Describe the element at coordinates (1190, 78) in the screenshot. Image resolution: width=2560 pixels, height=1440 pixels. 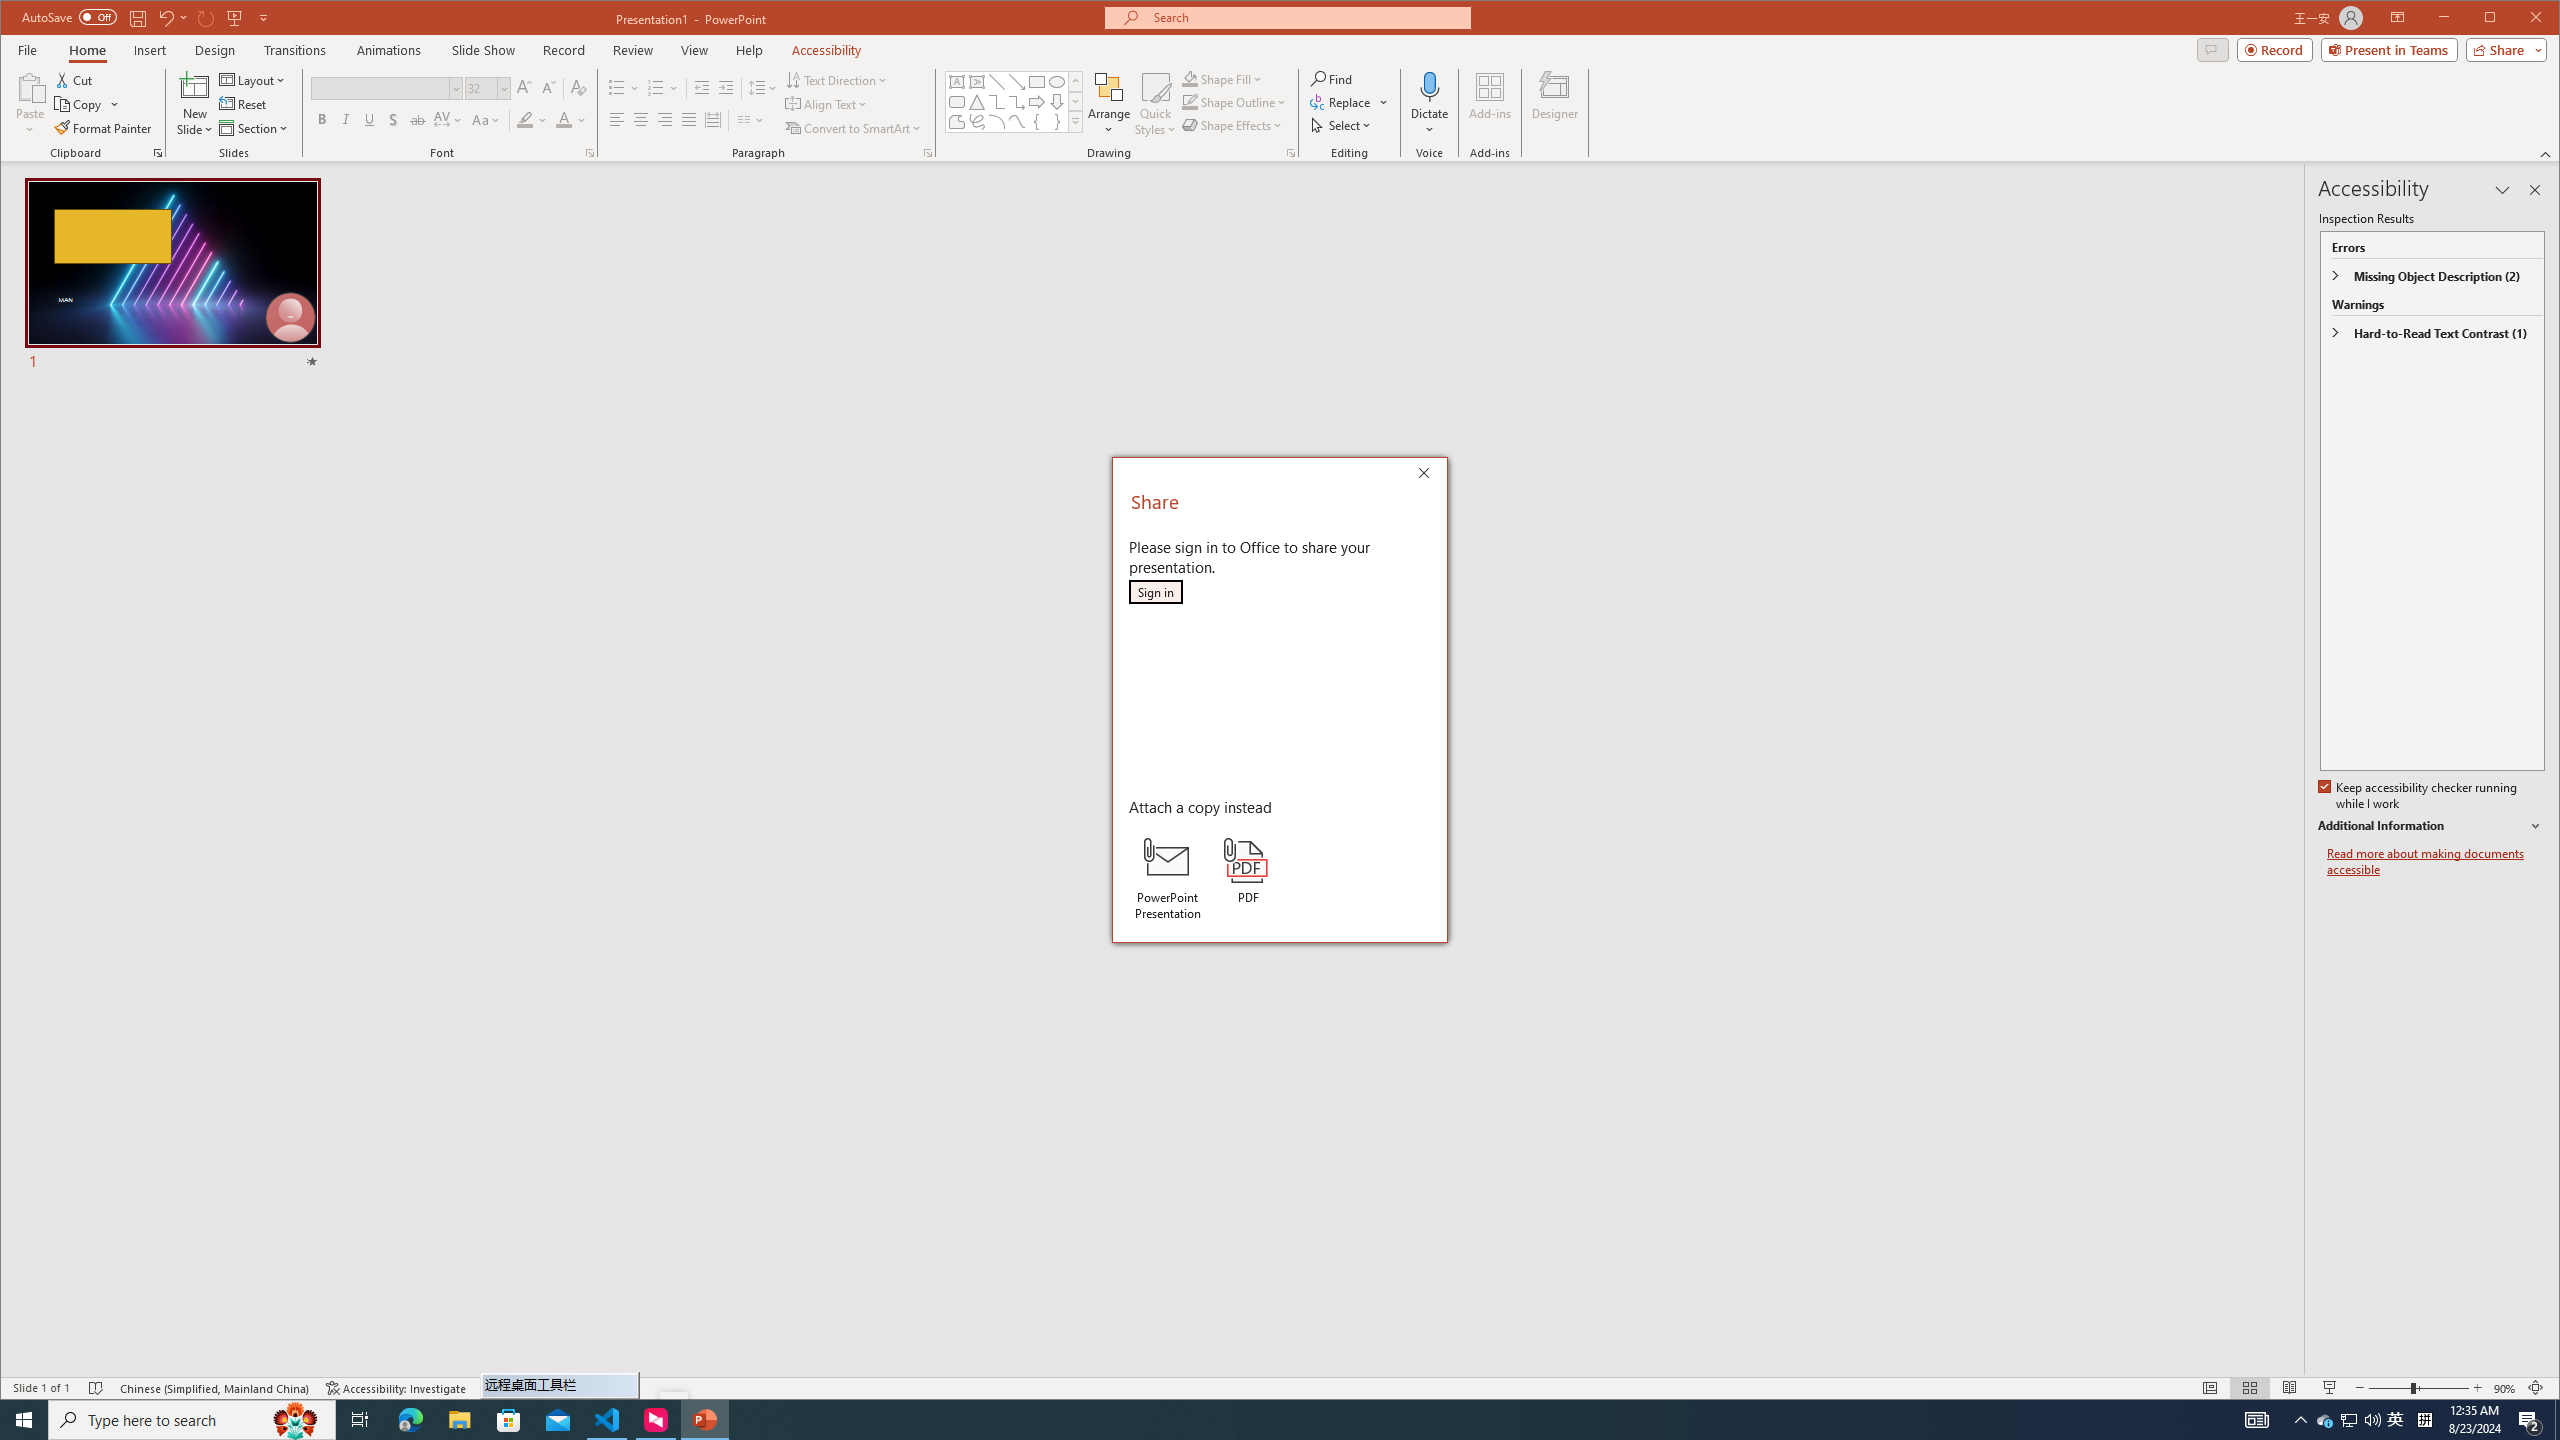
I see `'Shape Fill Orange, Accent 2'` at that location.